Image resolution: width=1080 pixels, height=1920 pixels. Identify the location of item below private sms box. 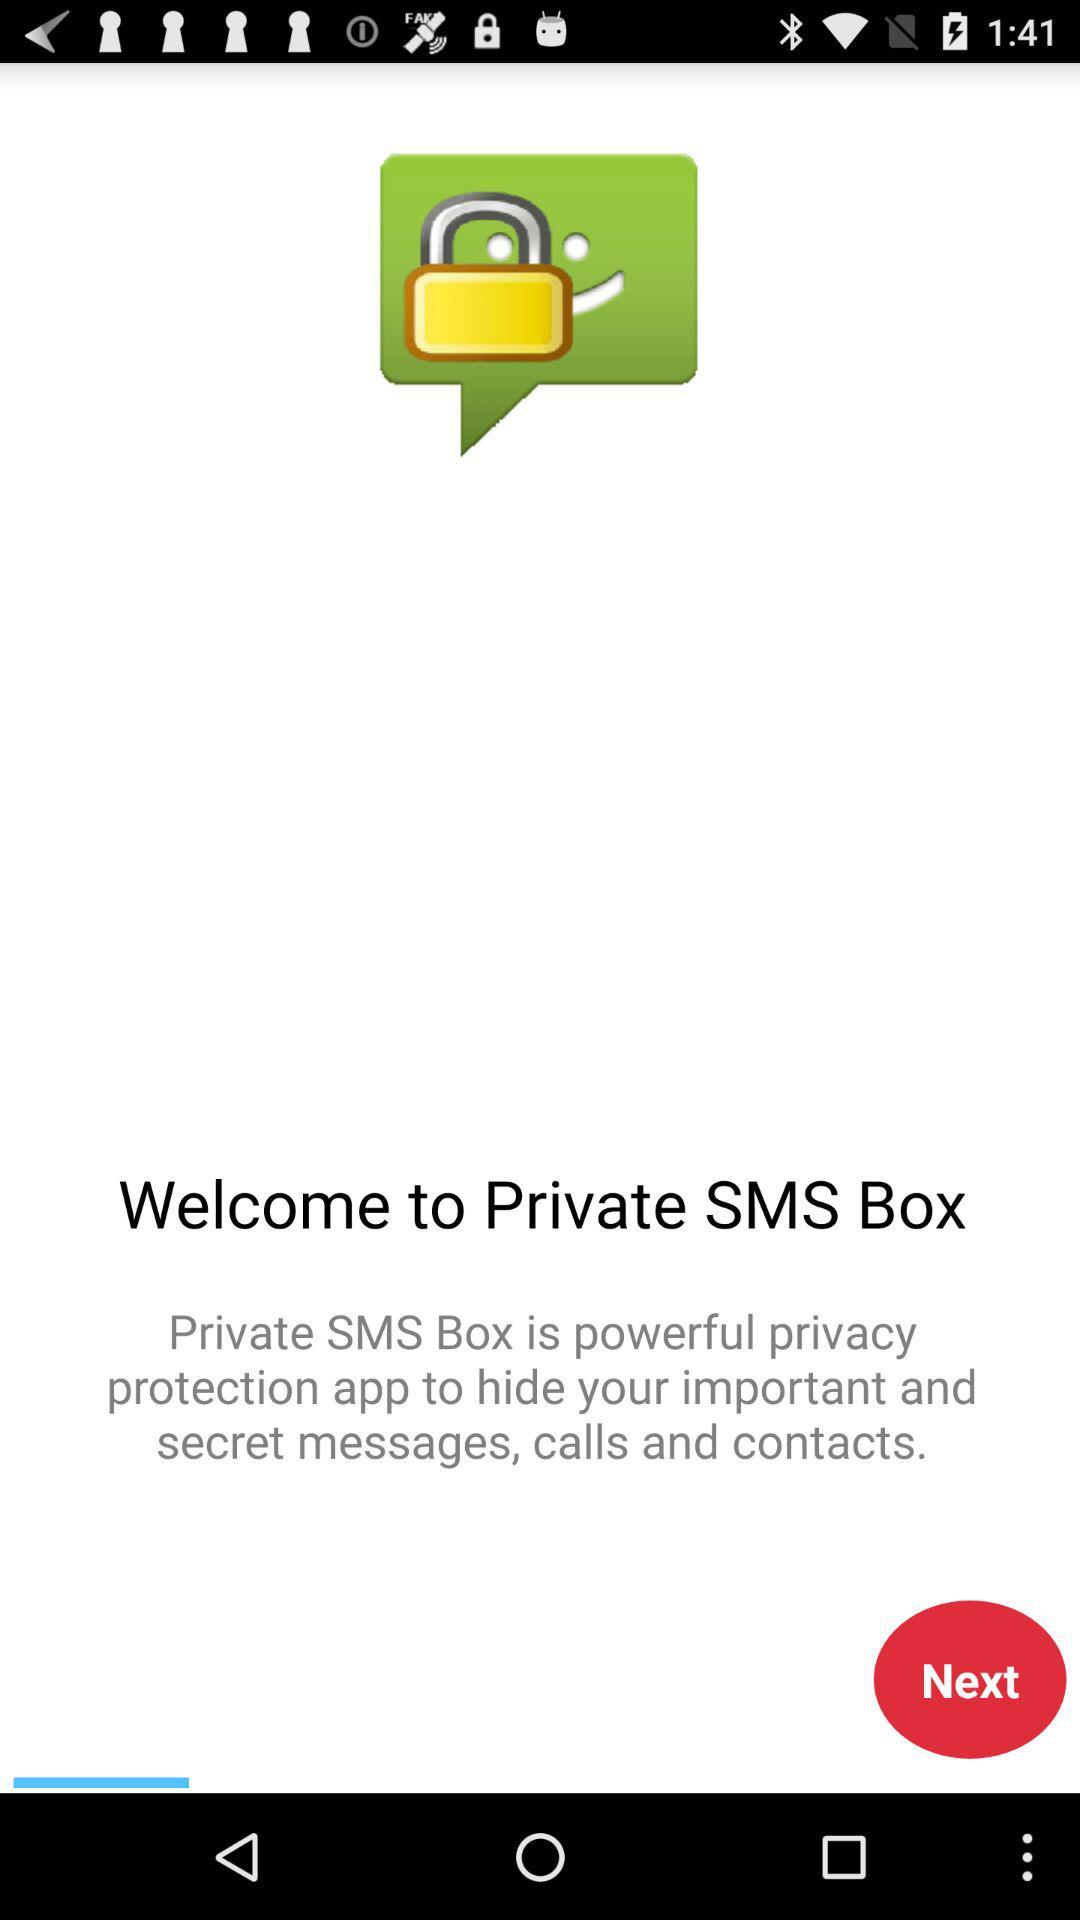
(969, 1679).